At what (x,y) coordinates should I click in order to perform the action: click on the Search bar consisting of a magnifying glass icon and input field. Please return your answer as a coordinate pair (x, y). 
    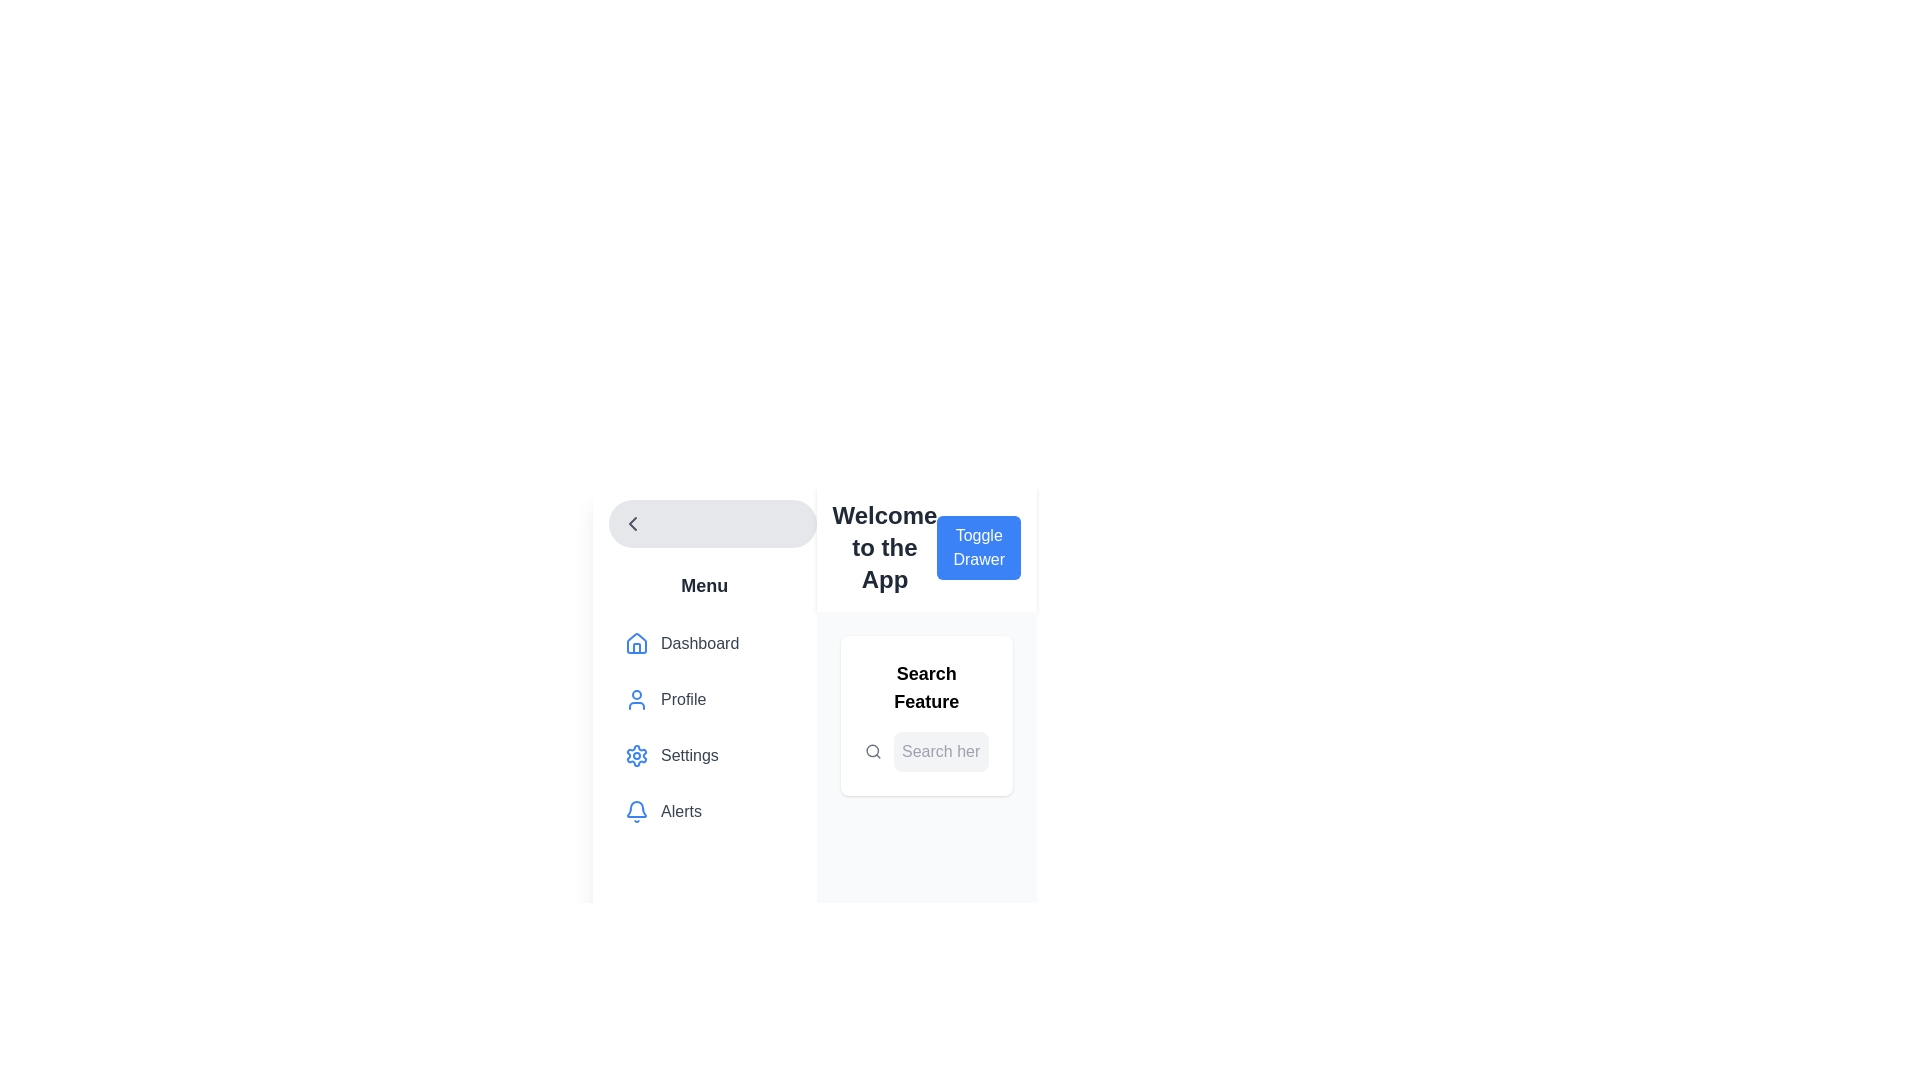
    Looking at the image, I should click on (925, 752).